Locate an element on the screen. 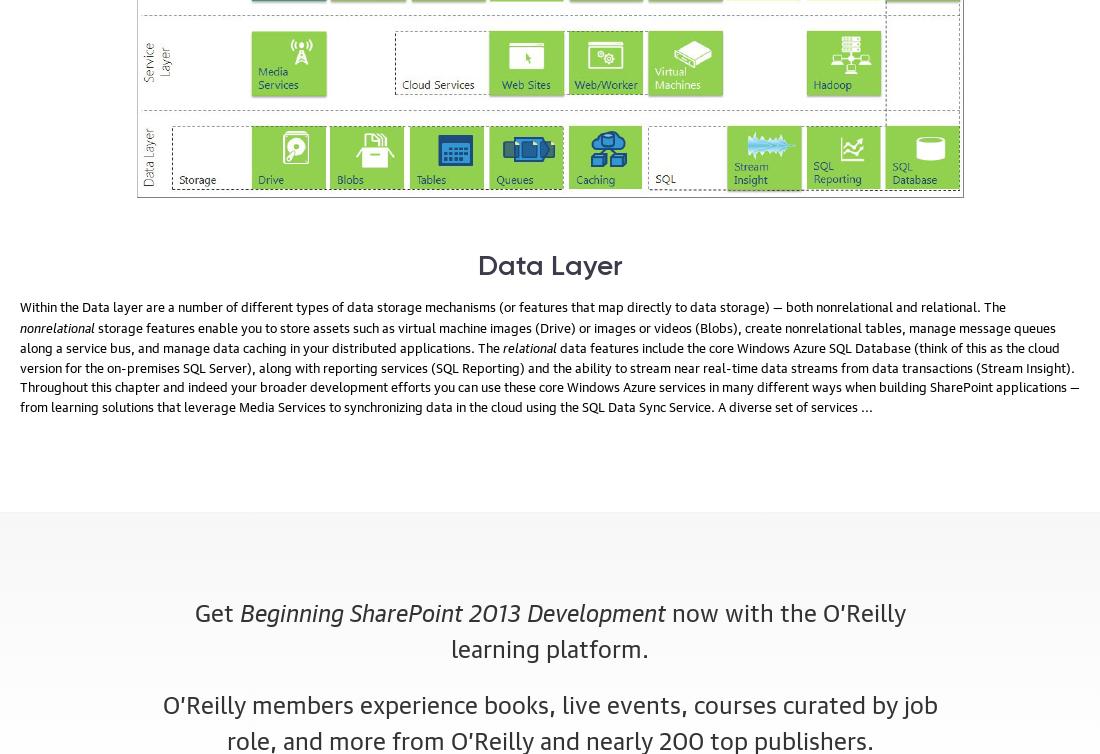  'Data Layer' is located at coordinates (549, 265).